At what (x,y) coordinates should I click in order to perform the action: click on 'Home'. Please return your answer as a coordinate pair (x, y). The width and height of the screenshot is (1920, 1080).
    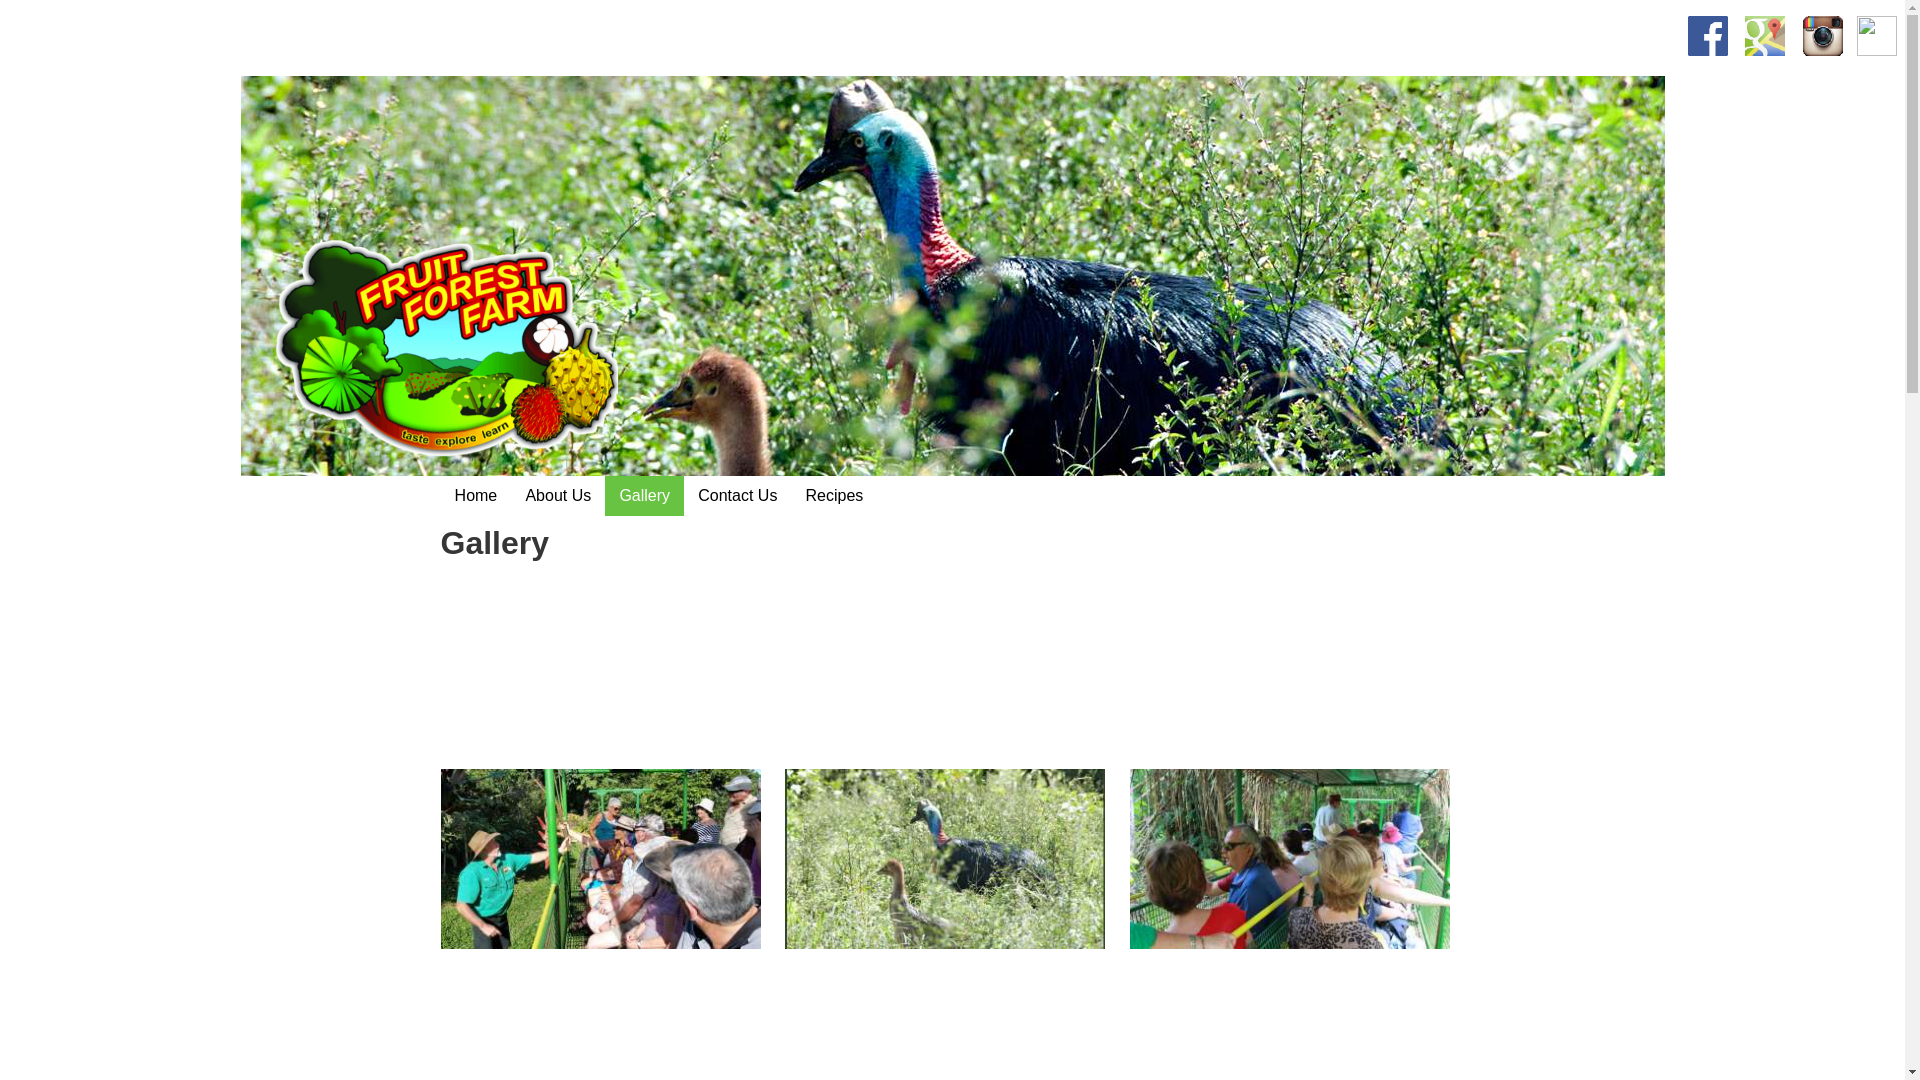
    Looking at the image, I should click on (474, 495).